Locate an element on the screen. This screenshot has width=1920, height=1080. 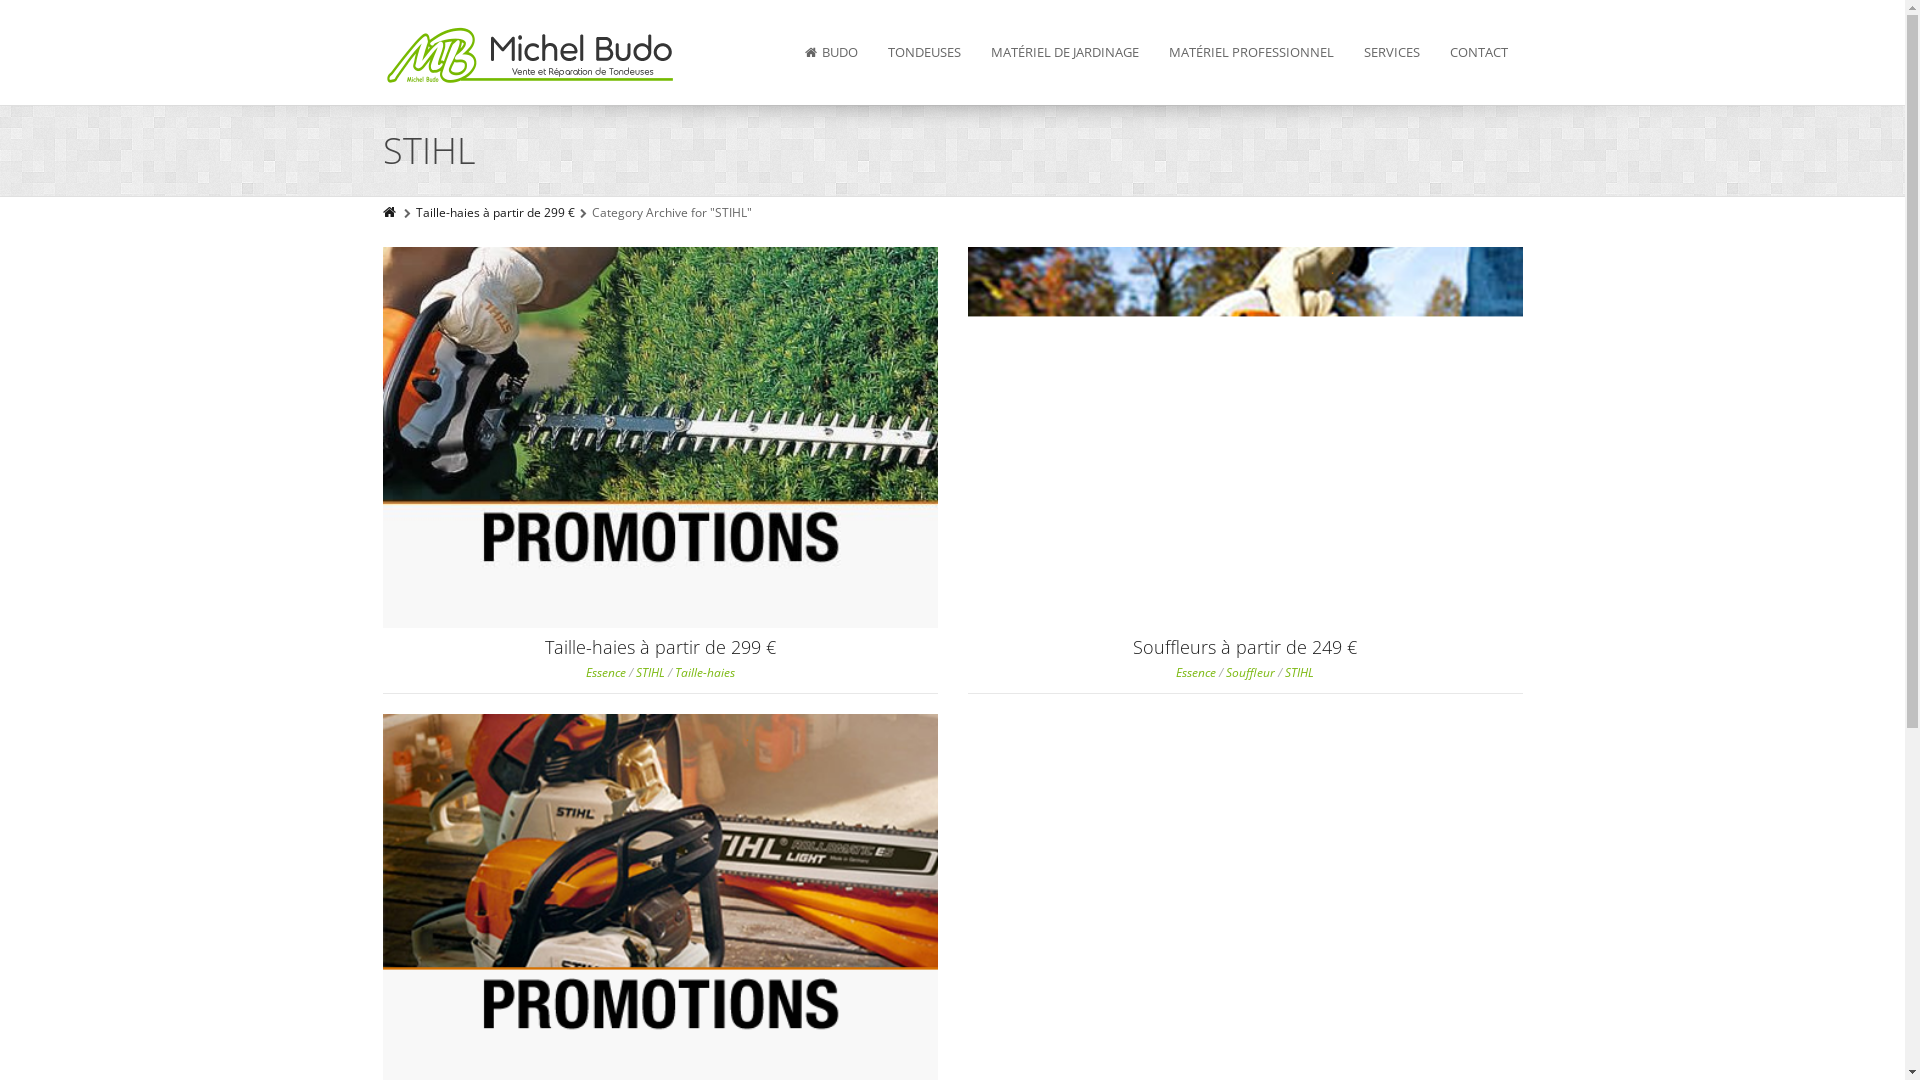
'BUDO' is located at coordinates (831, 50).